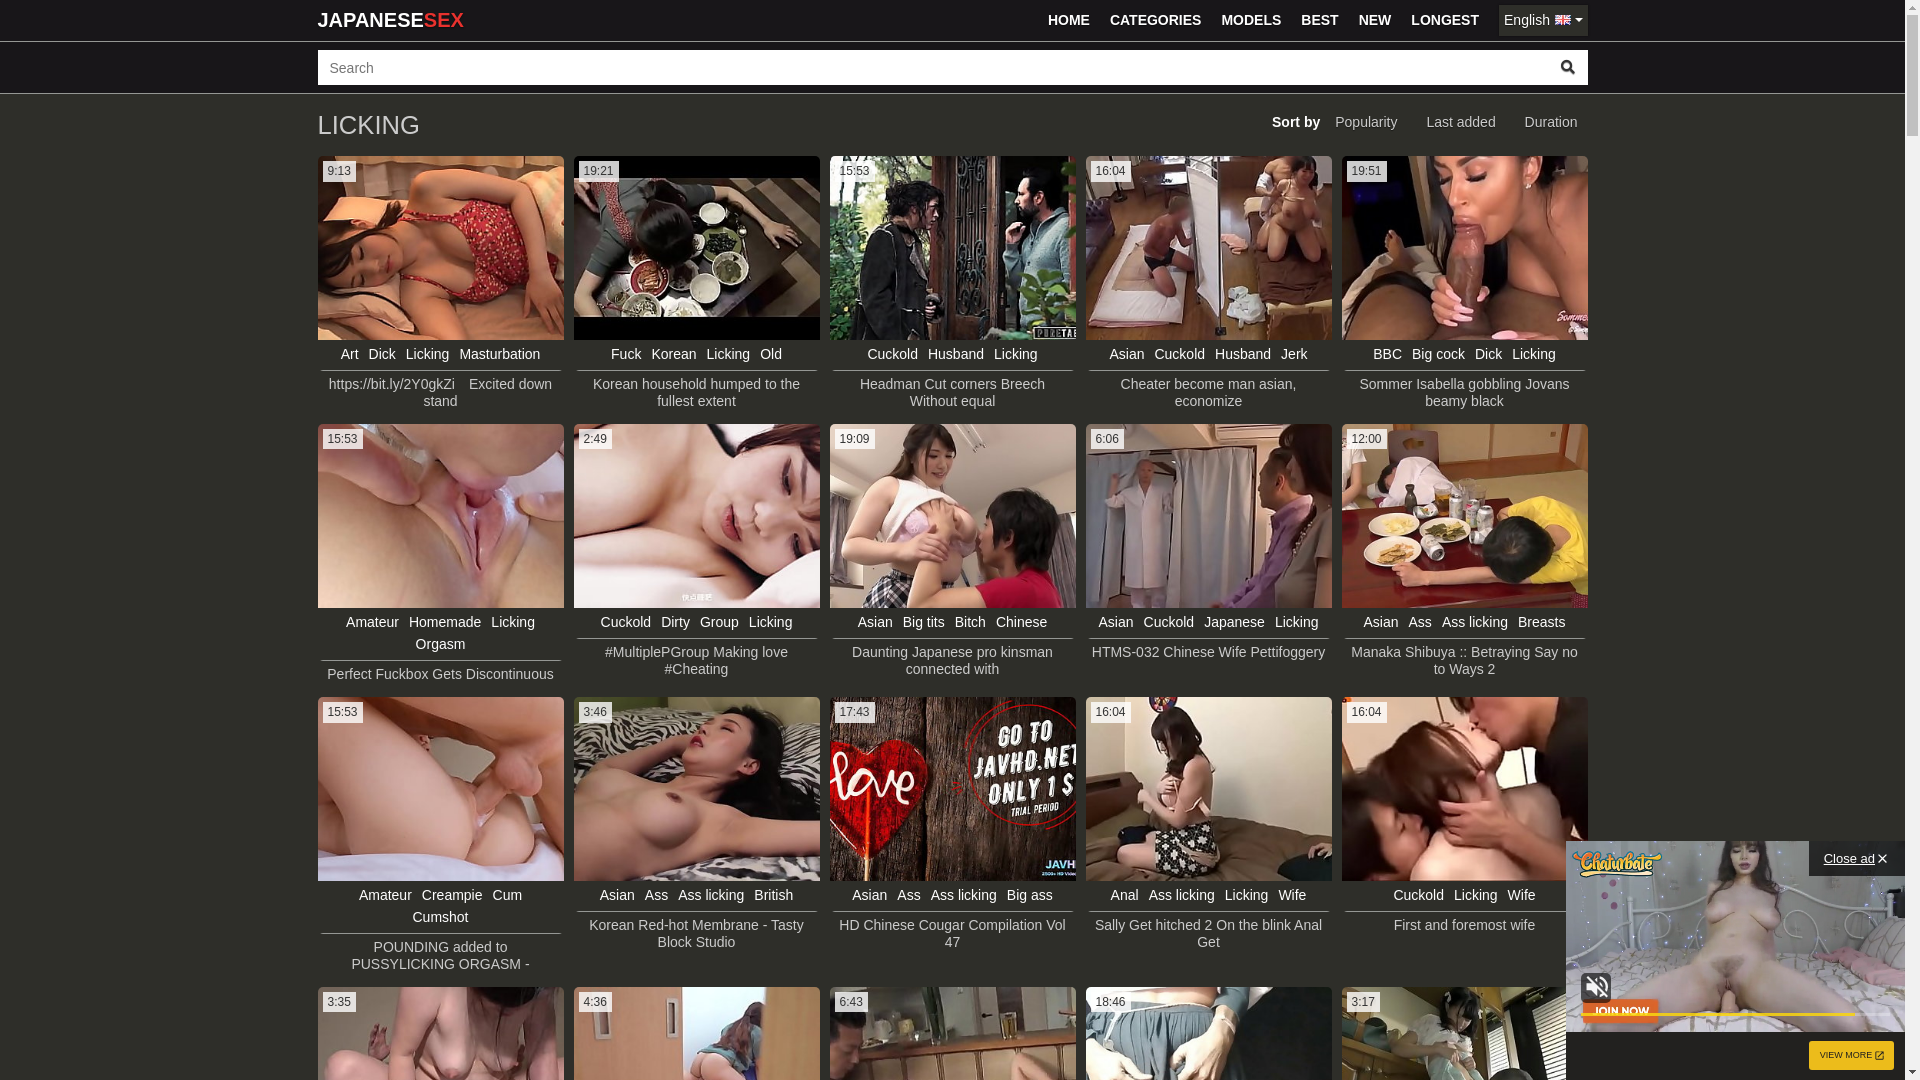 This screenshot has height=1080, width=1920. What do you see at coordinates (451, 893) in the screenshot?
I see `'Creampie'` at bounding box center [451, 893].